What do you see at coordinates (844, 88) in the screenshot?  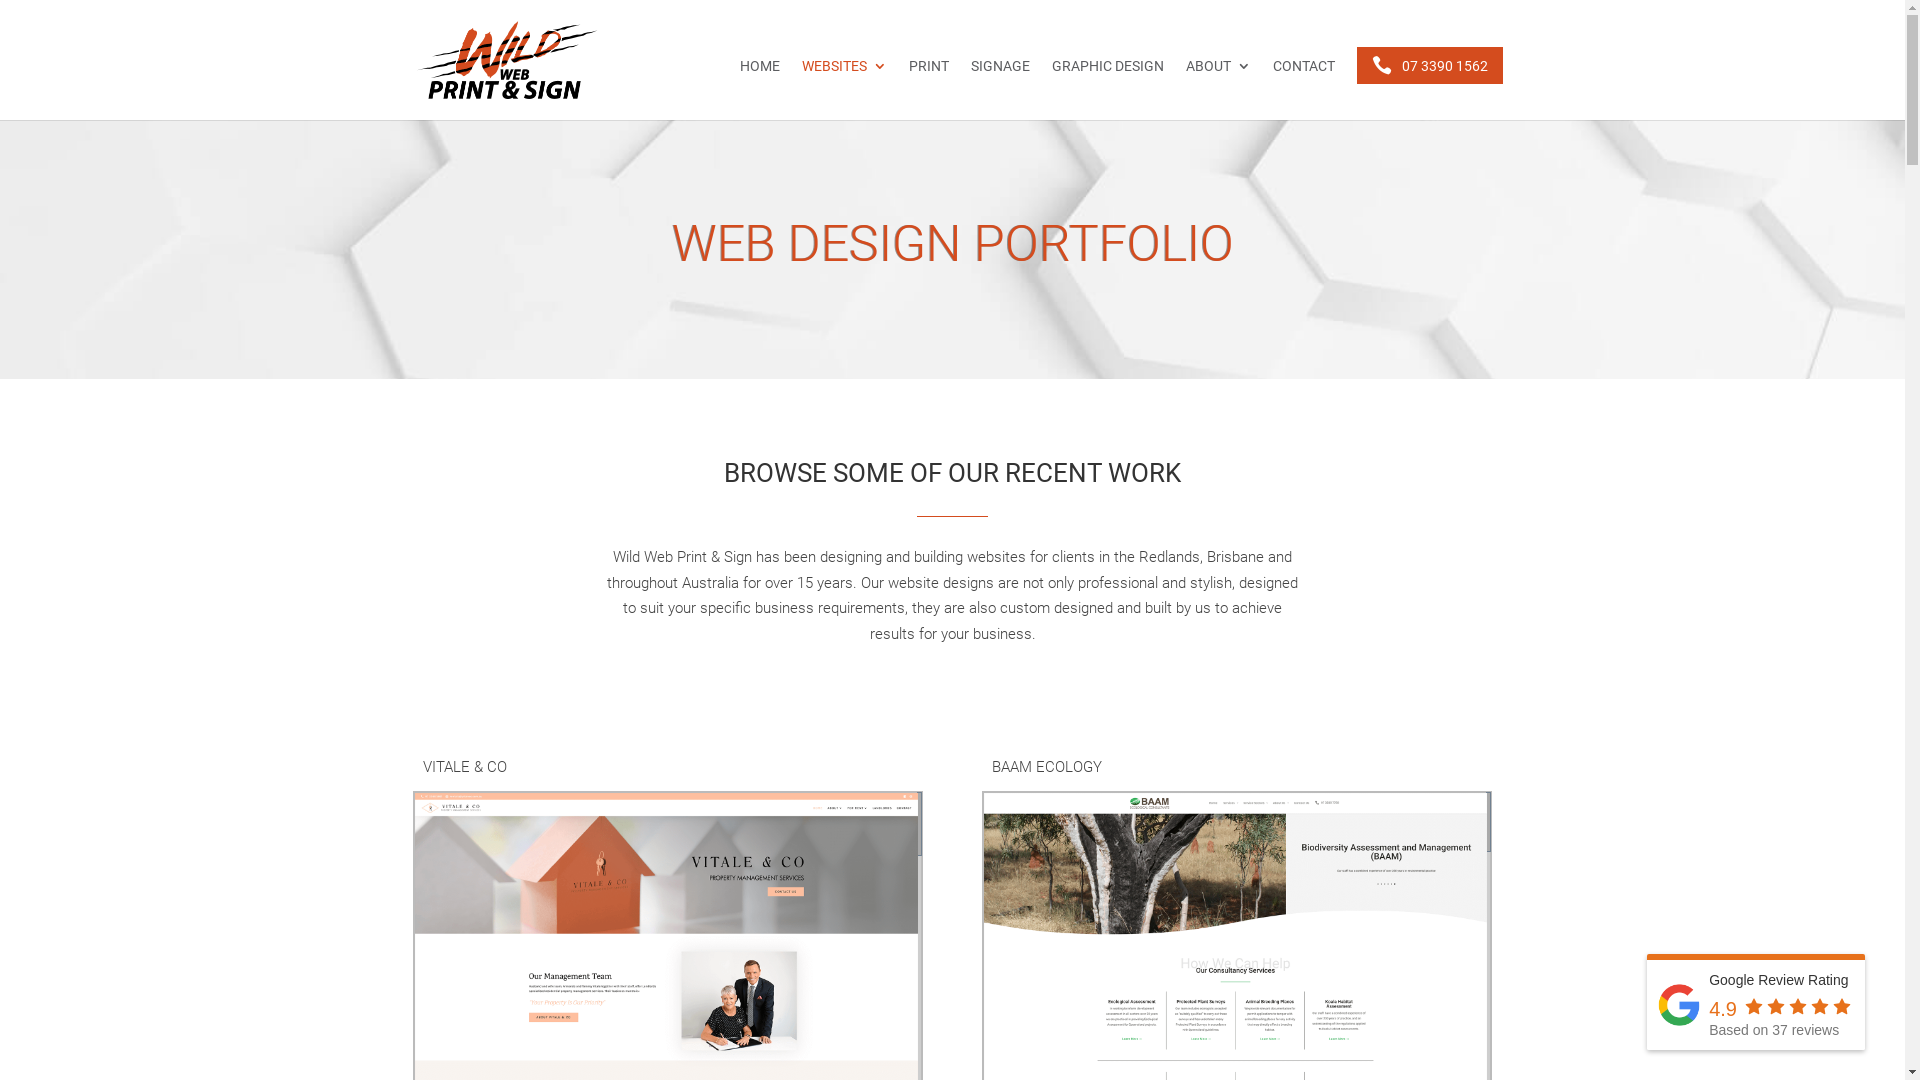 I see `'WEBSITES'` at bounding box center [844, 88].